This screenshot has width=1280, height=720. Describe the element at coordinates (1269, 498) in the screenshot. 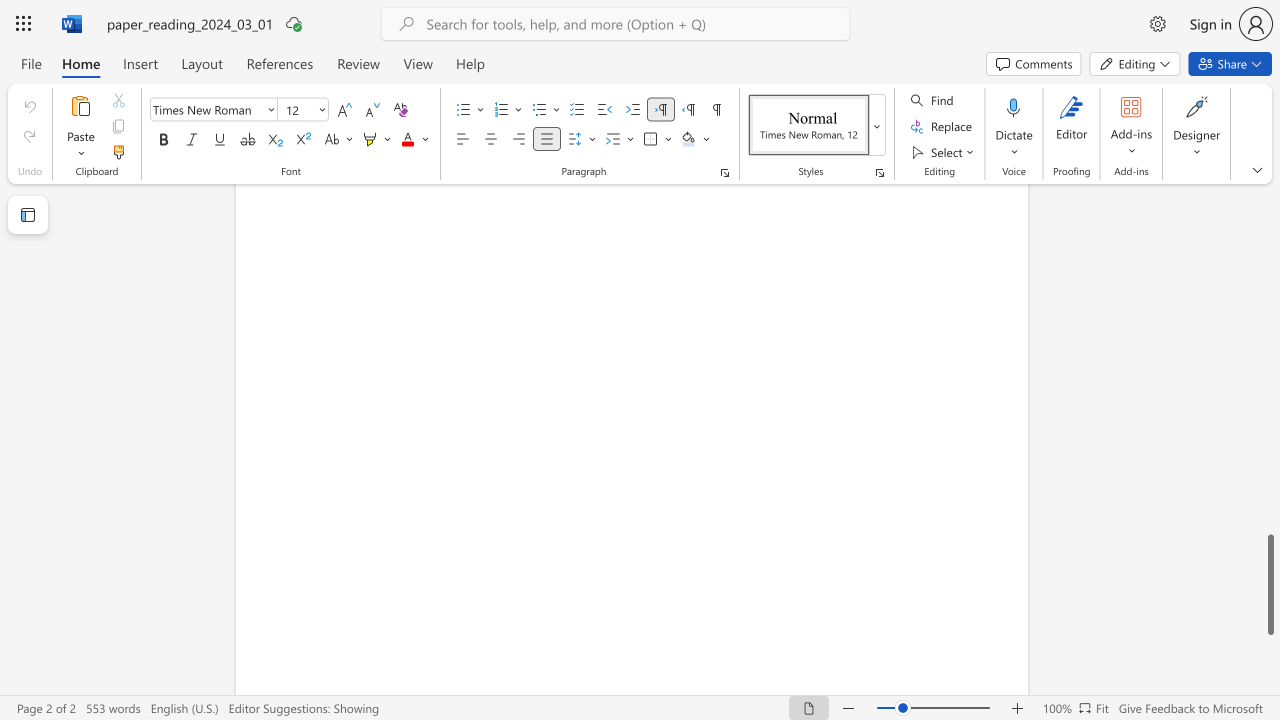

I see `the scrollbar to move the page up` at that location.